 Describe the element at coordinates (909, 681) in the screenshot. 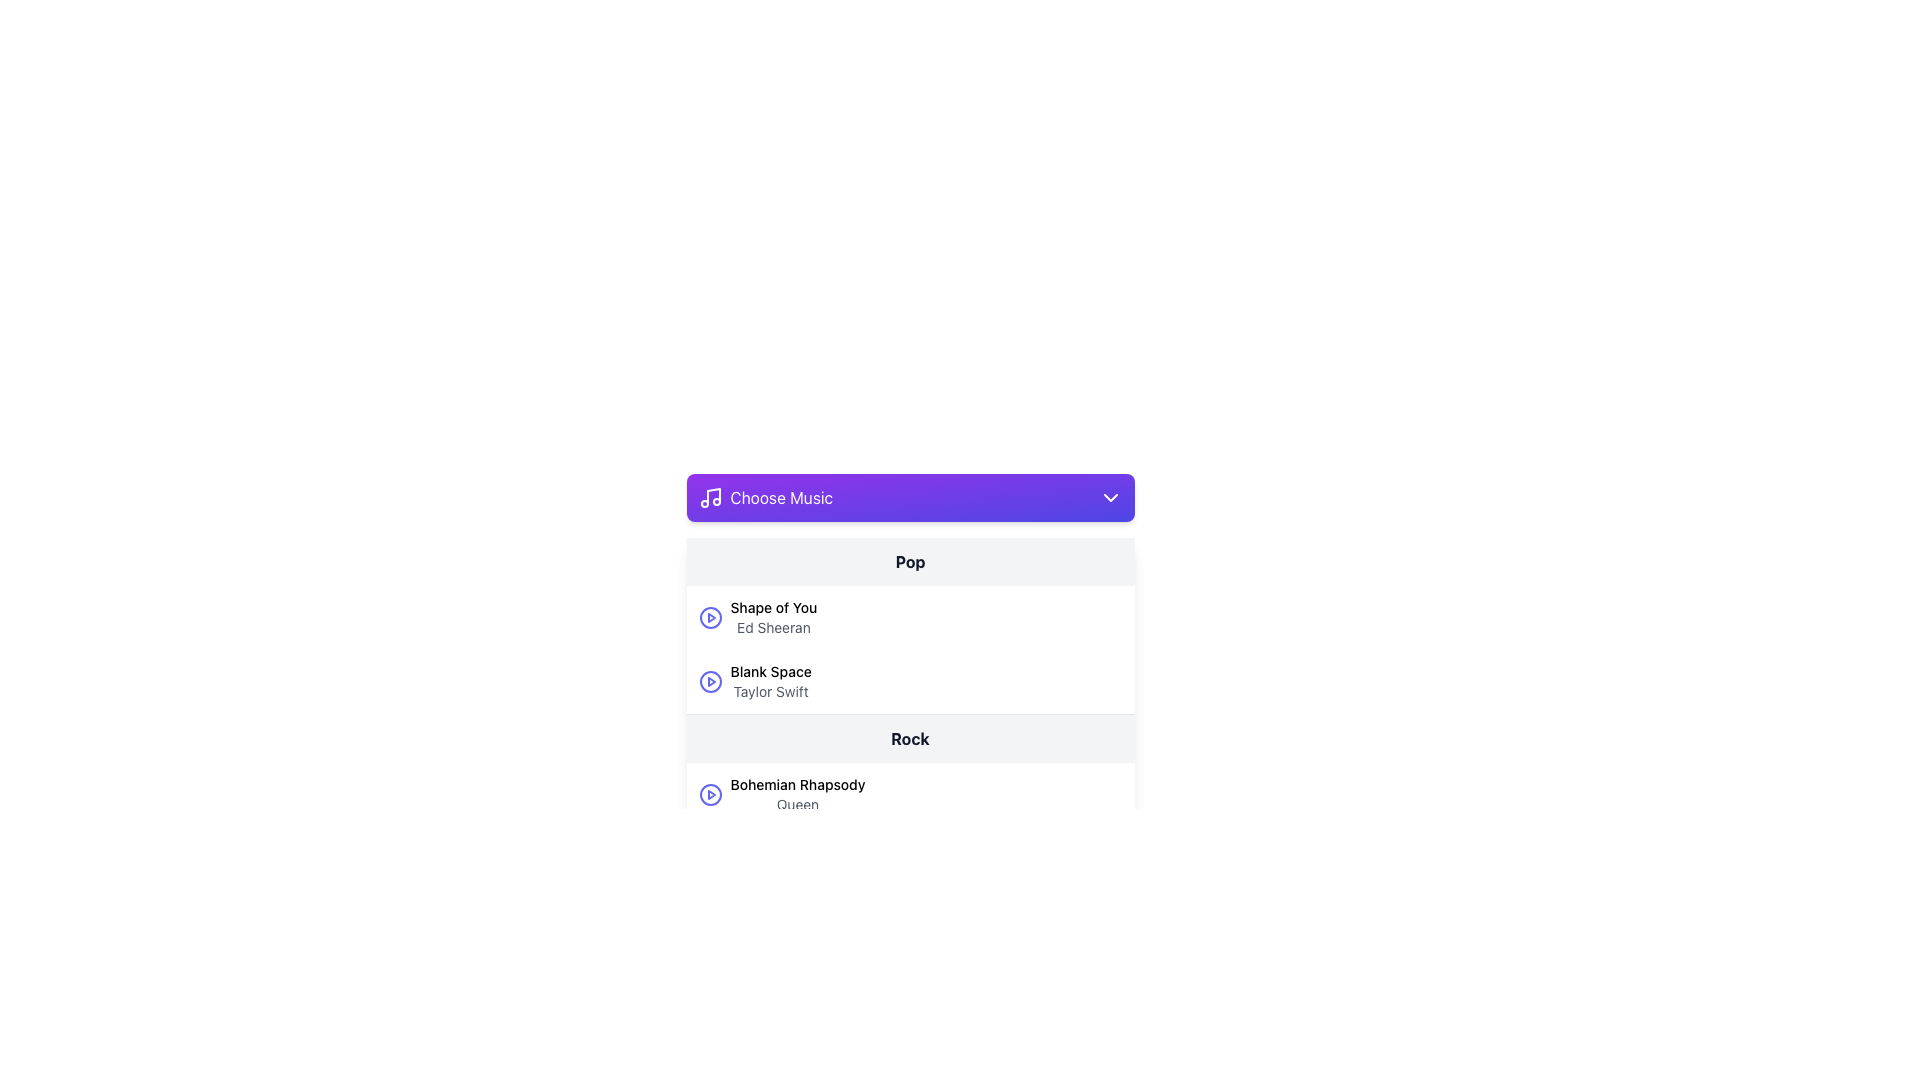

I see `the second list item in the 'Pop' category featuring the song 'Blank Space' by Taylor Swift` at that location.